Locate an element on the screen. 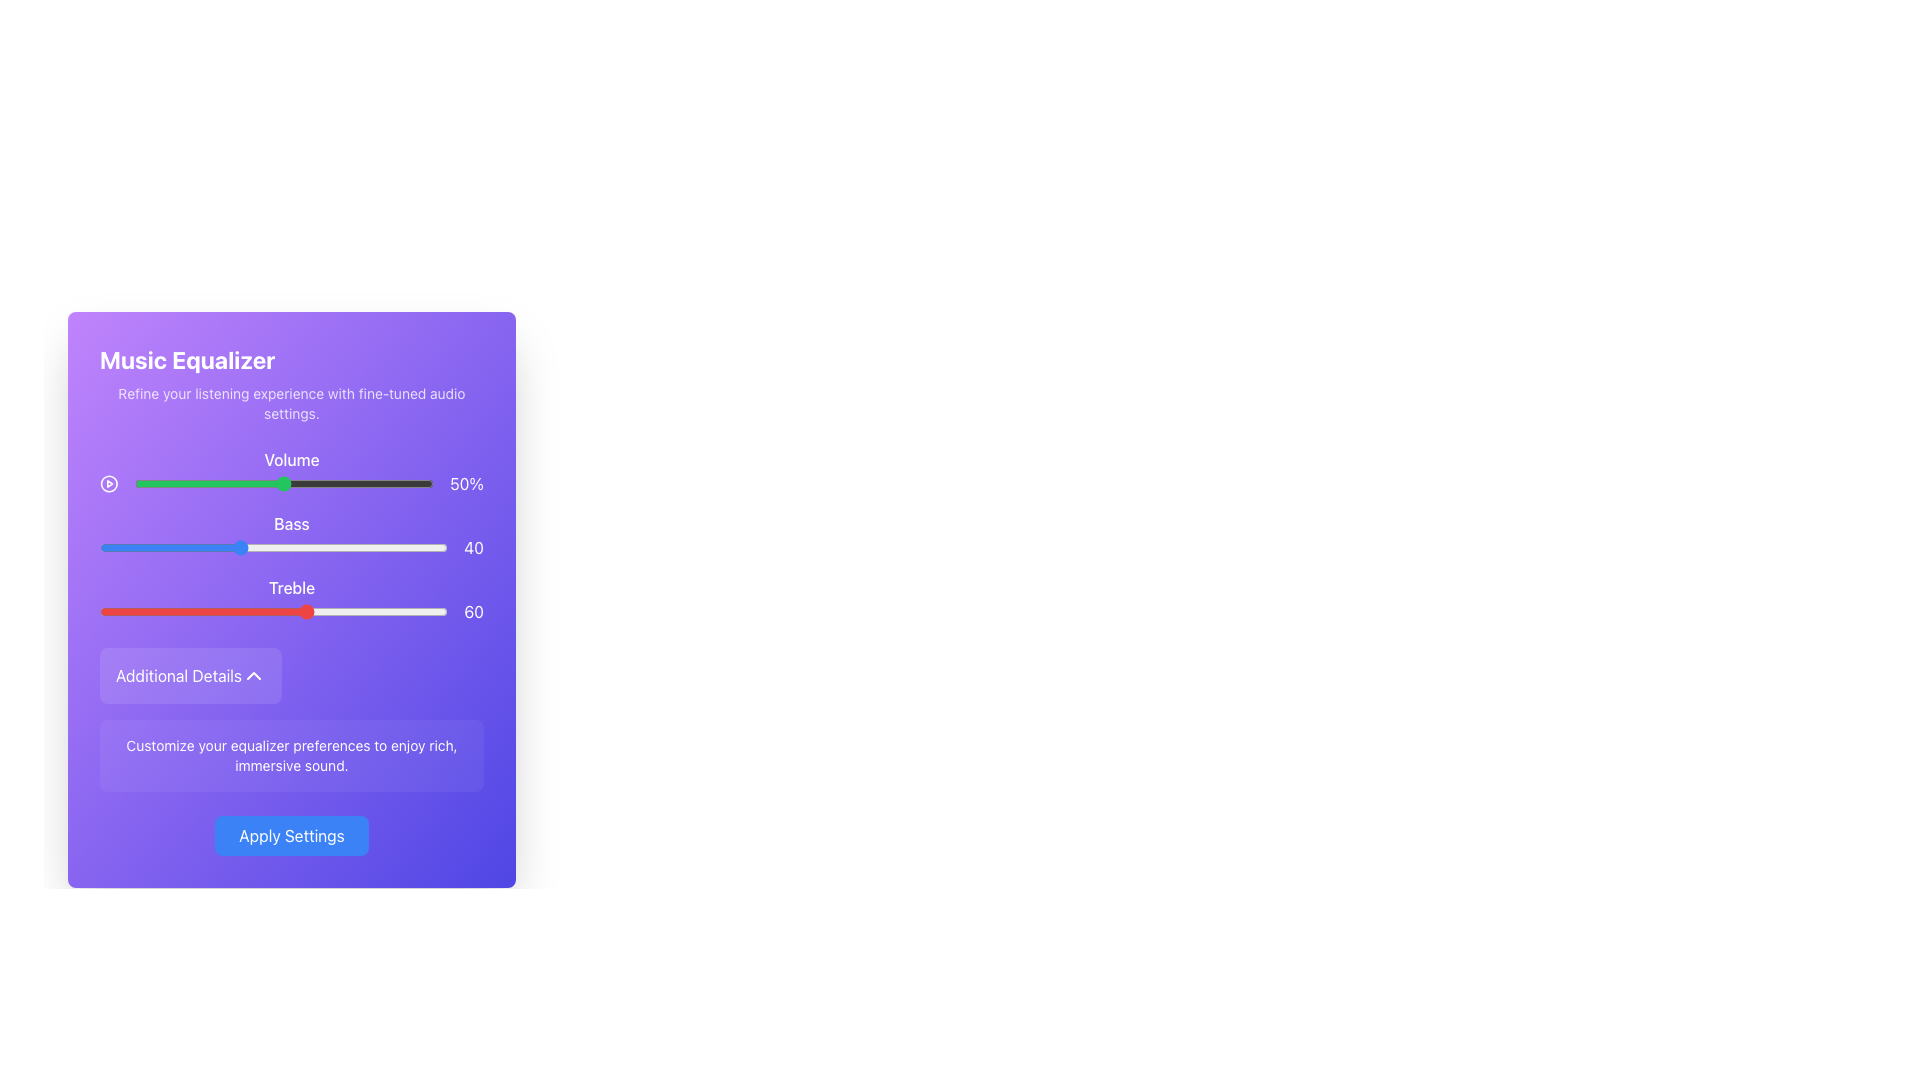 This screenshot has width=1920, height=1080. the circular SVG element that serves as the outer ring of the media play button located in the upper-left region of the interface is located at coordinates (108, 483).